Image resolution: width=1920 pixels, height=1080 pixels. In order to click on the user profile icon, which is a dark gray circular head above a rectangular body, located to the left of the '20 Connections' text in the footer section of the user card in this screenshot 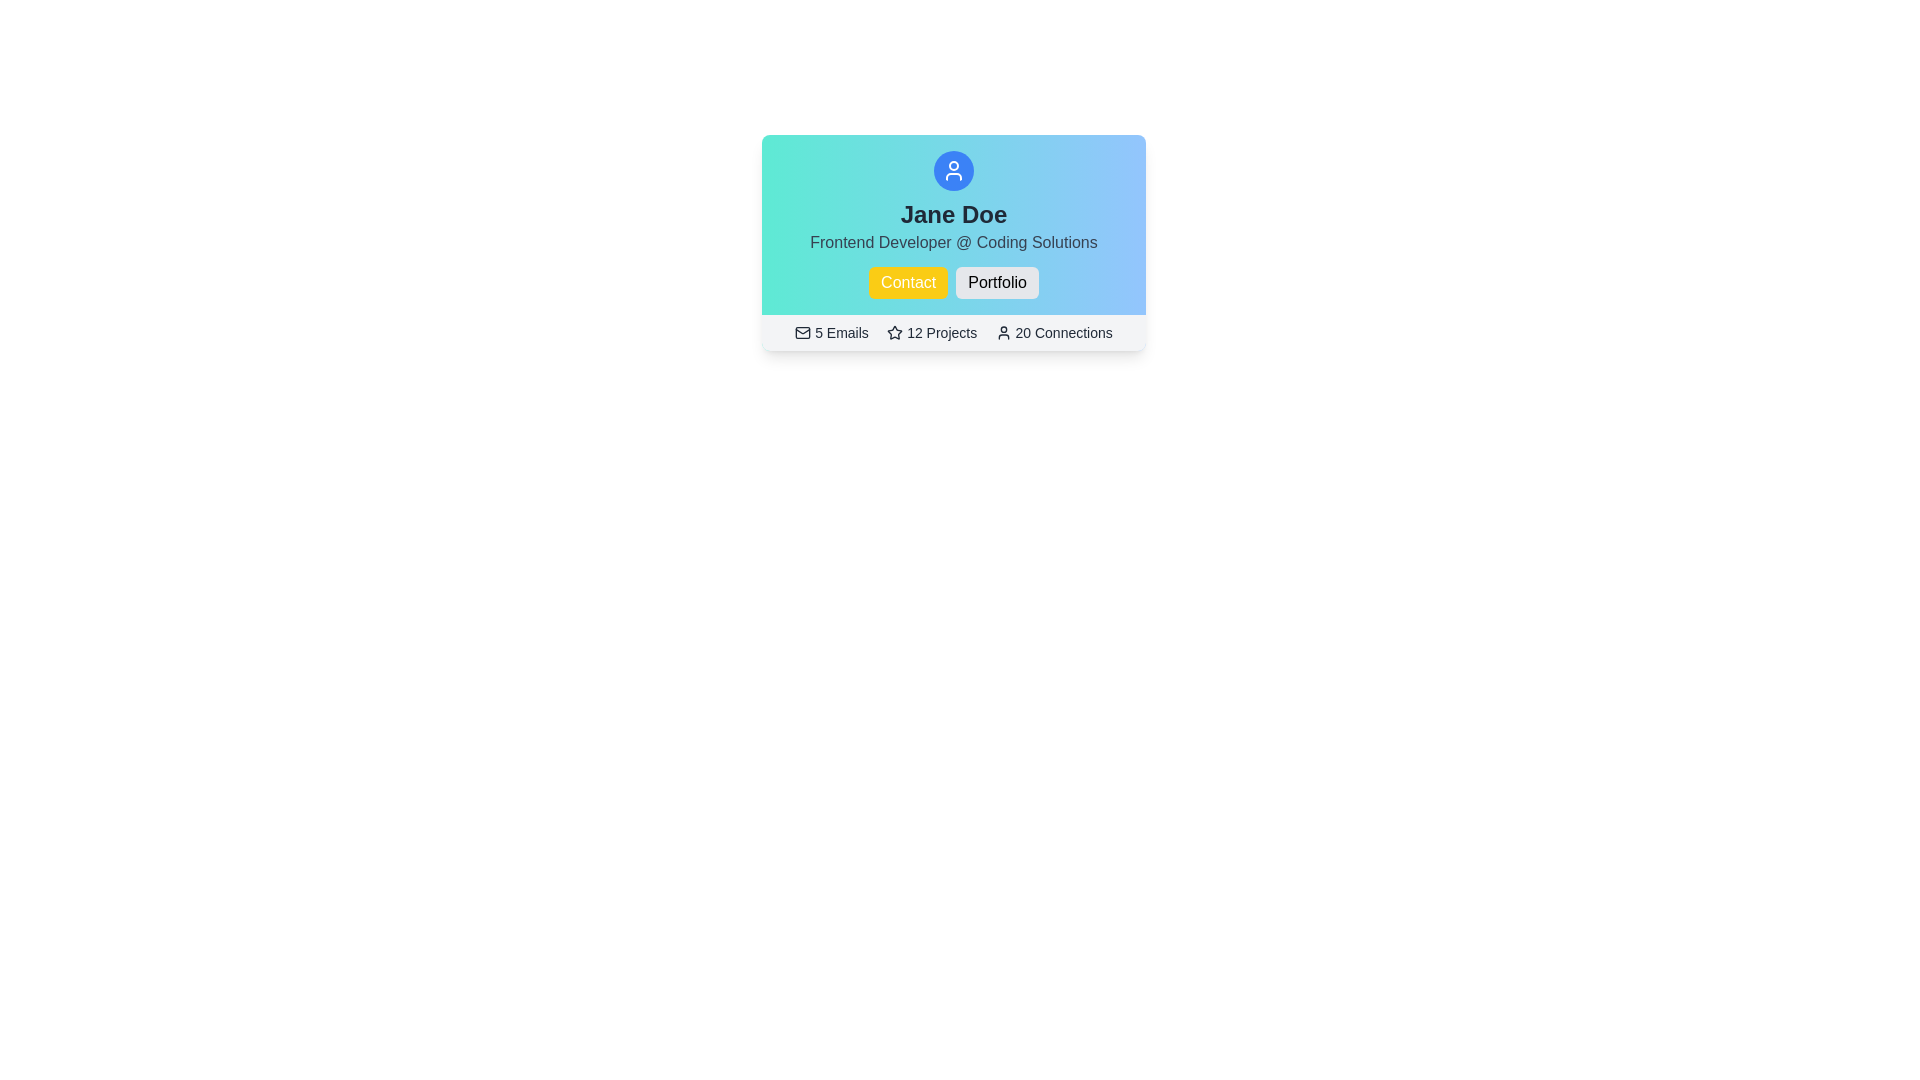, I will do `click(1003, 331)`.